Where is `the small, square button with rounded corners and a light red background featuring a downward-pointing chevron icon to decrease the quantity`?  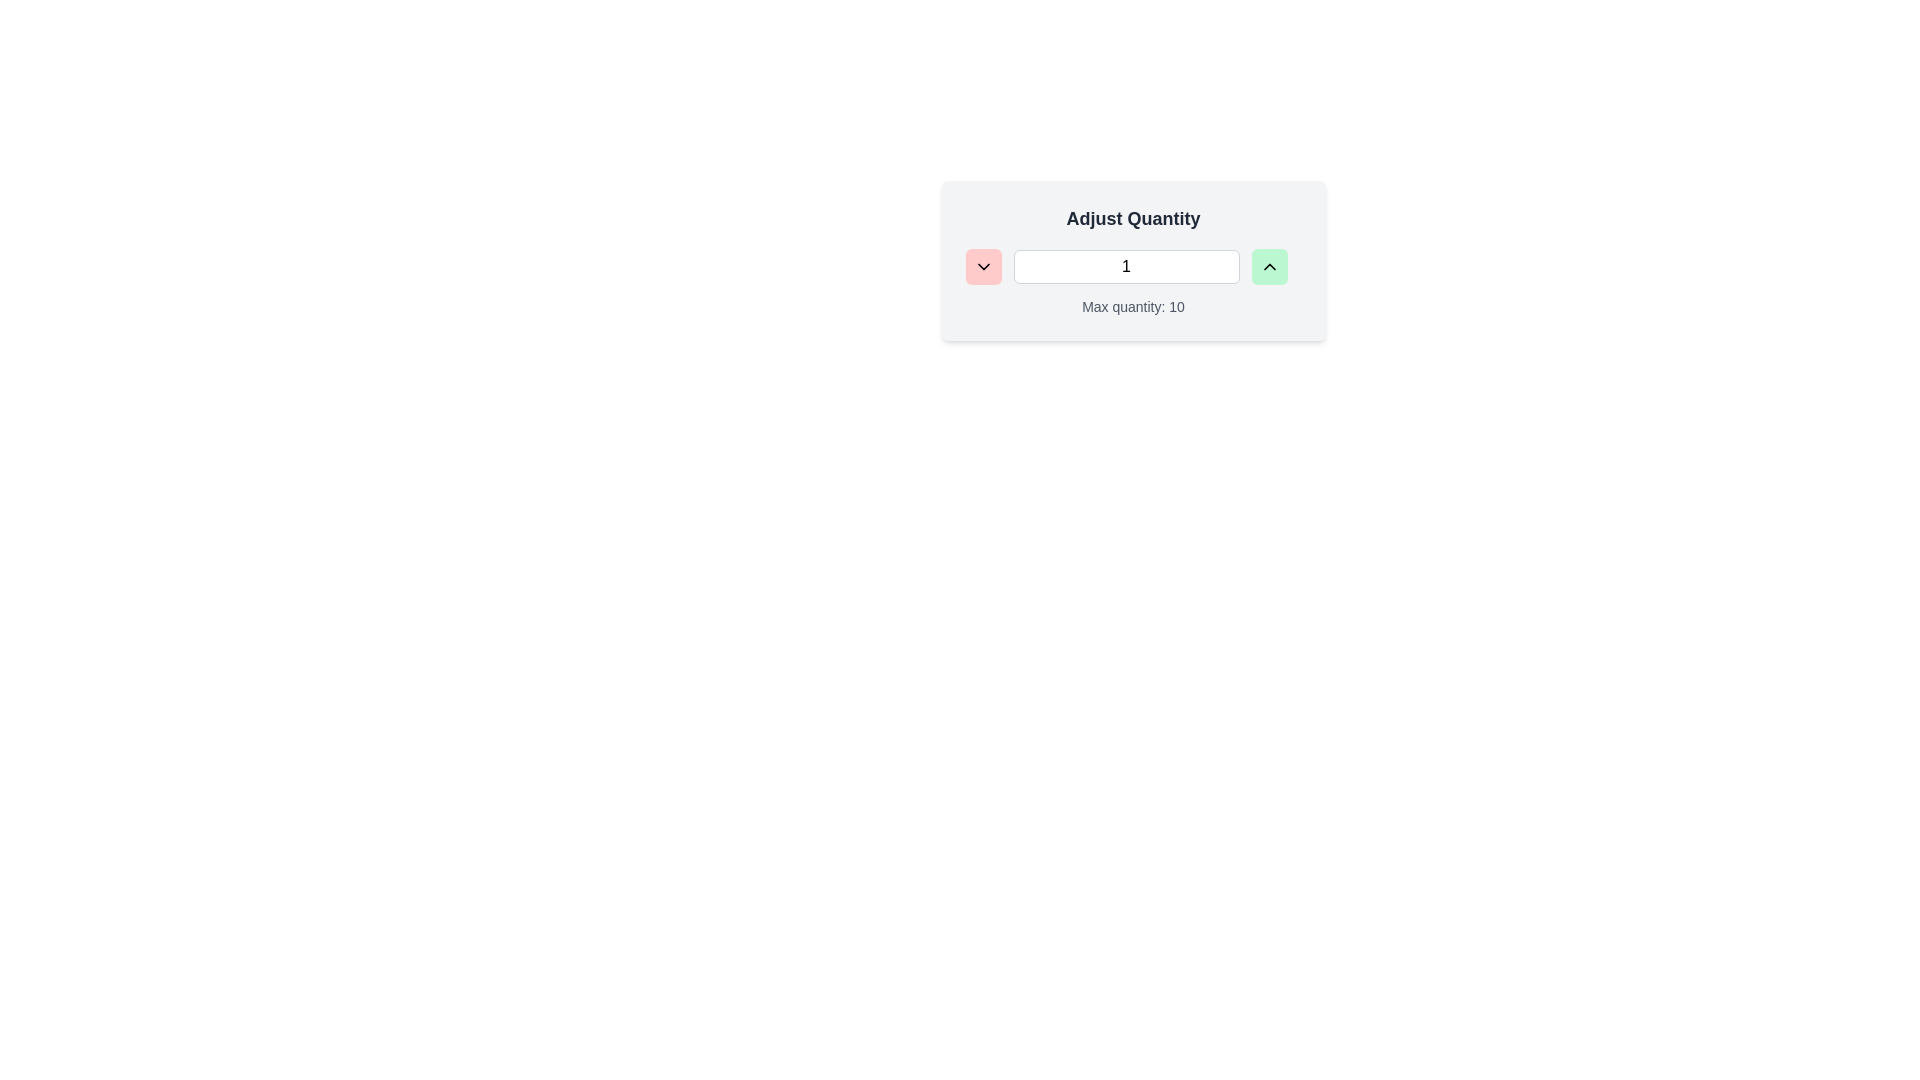
the small, square button with rounded corners and a light red background featuring a downward-pointing chevron icon to decrease the quantity is located at coordinates (983, 265).